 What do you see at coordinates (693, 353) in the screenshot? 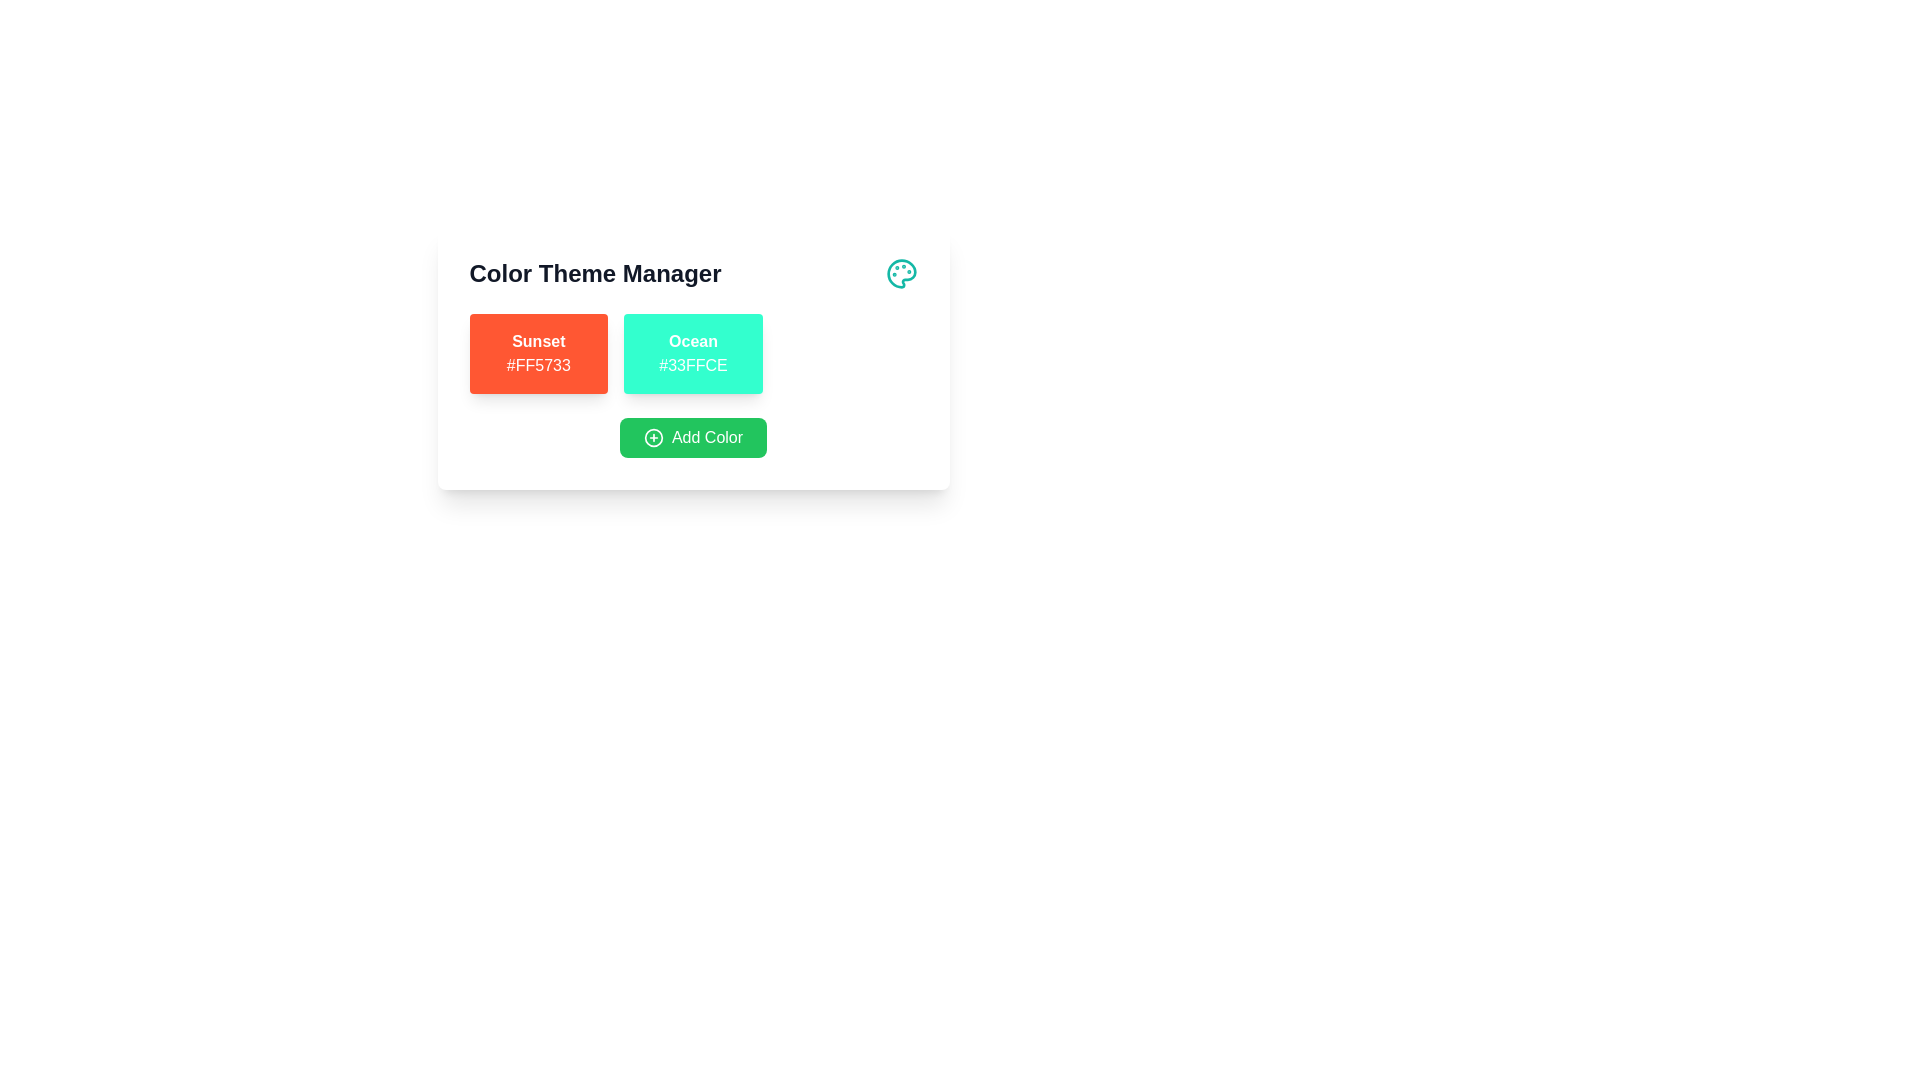
I see `the 'Ocean' color theme card, which is the middle card in a horizontal arrangement of three cards below the 'Color Theme Manager' heading` at bounding box center [693, 353].